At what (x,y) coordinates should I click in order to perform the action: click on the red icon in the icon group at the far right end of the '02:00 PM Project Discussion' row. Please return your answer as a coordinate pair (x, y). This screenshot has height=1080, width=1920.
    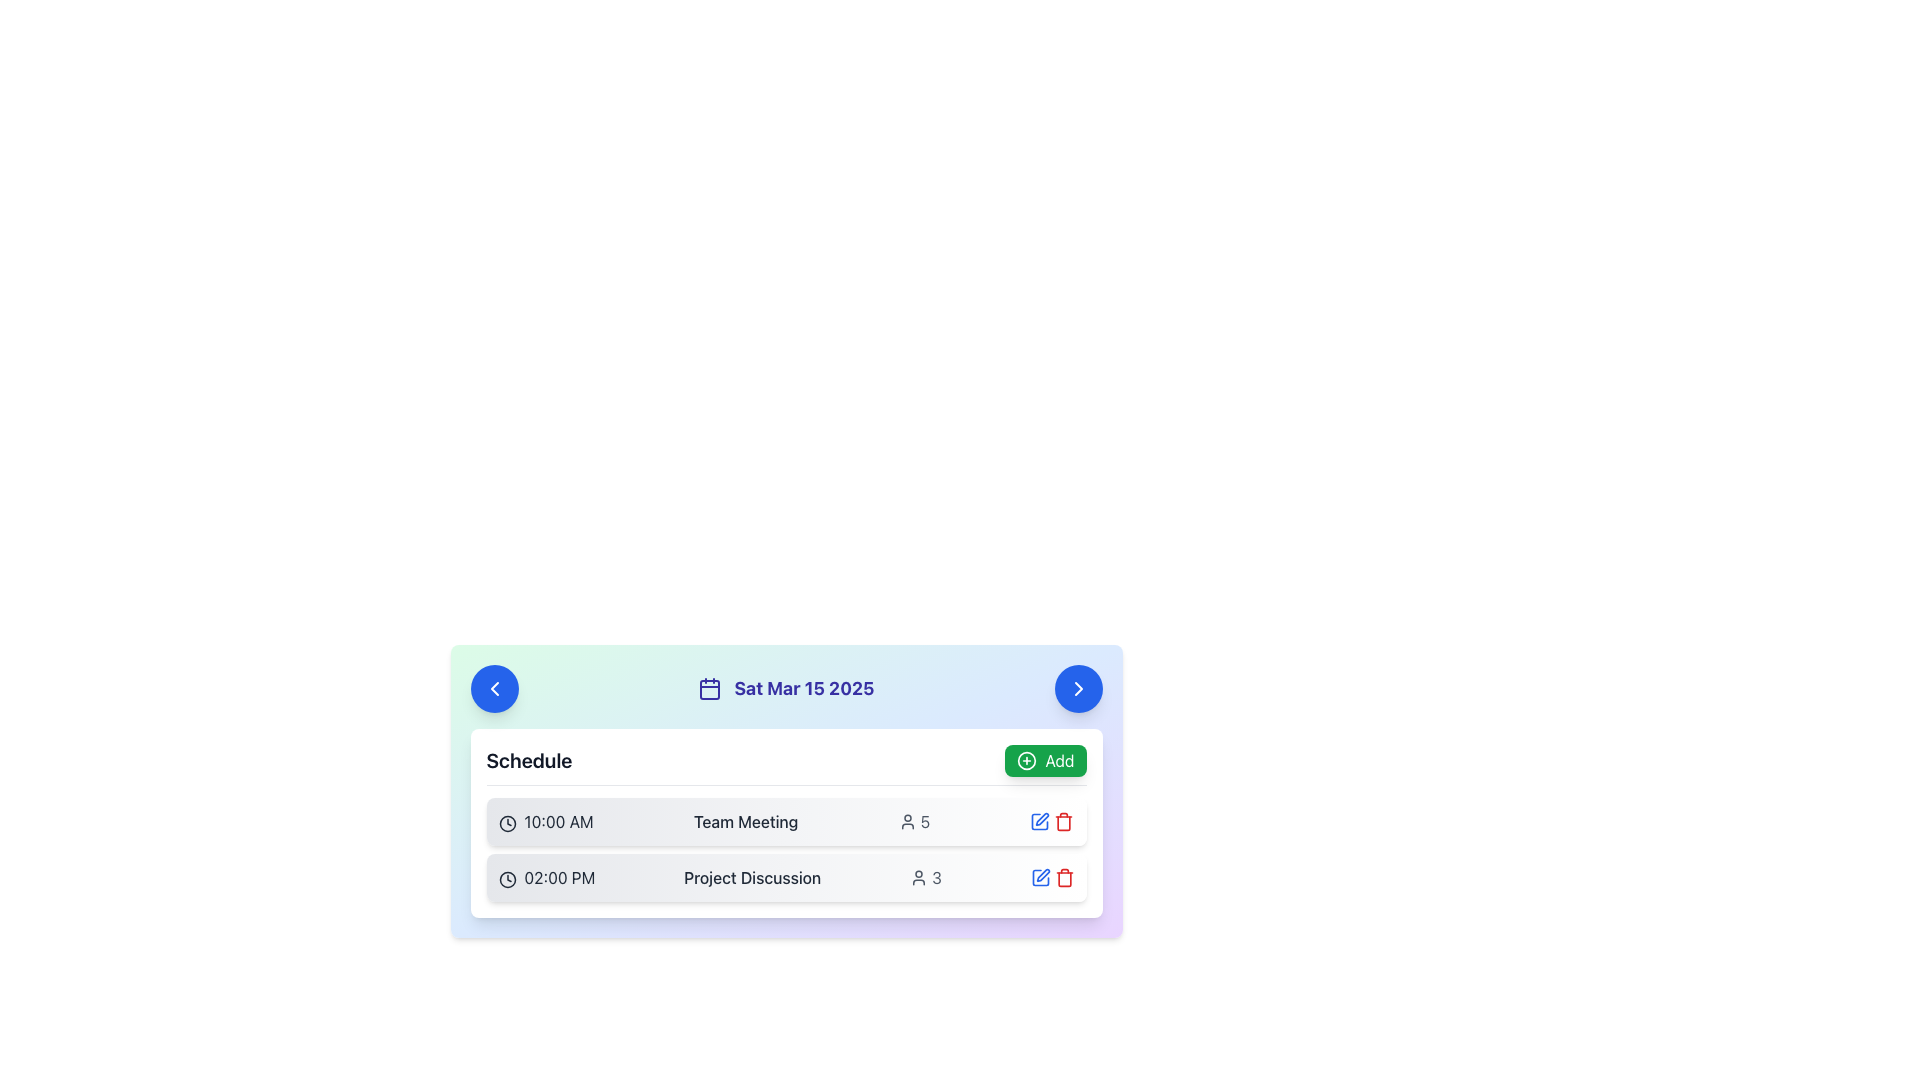
    Looking at the image, I should click on (1051, 877).